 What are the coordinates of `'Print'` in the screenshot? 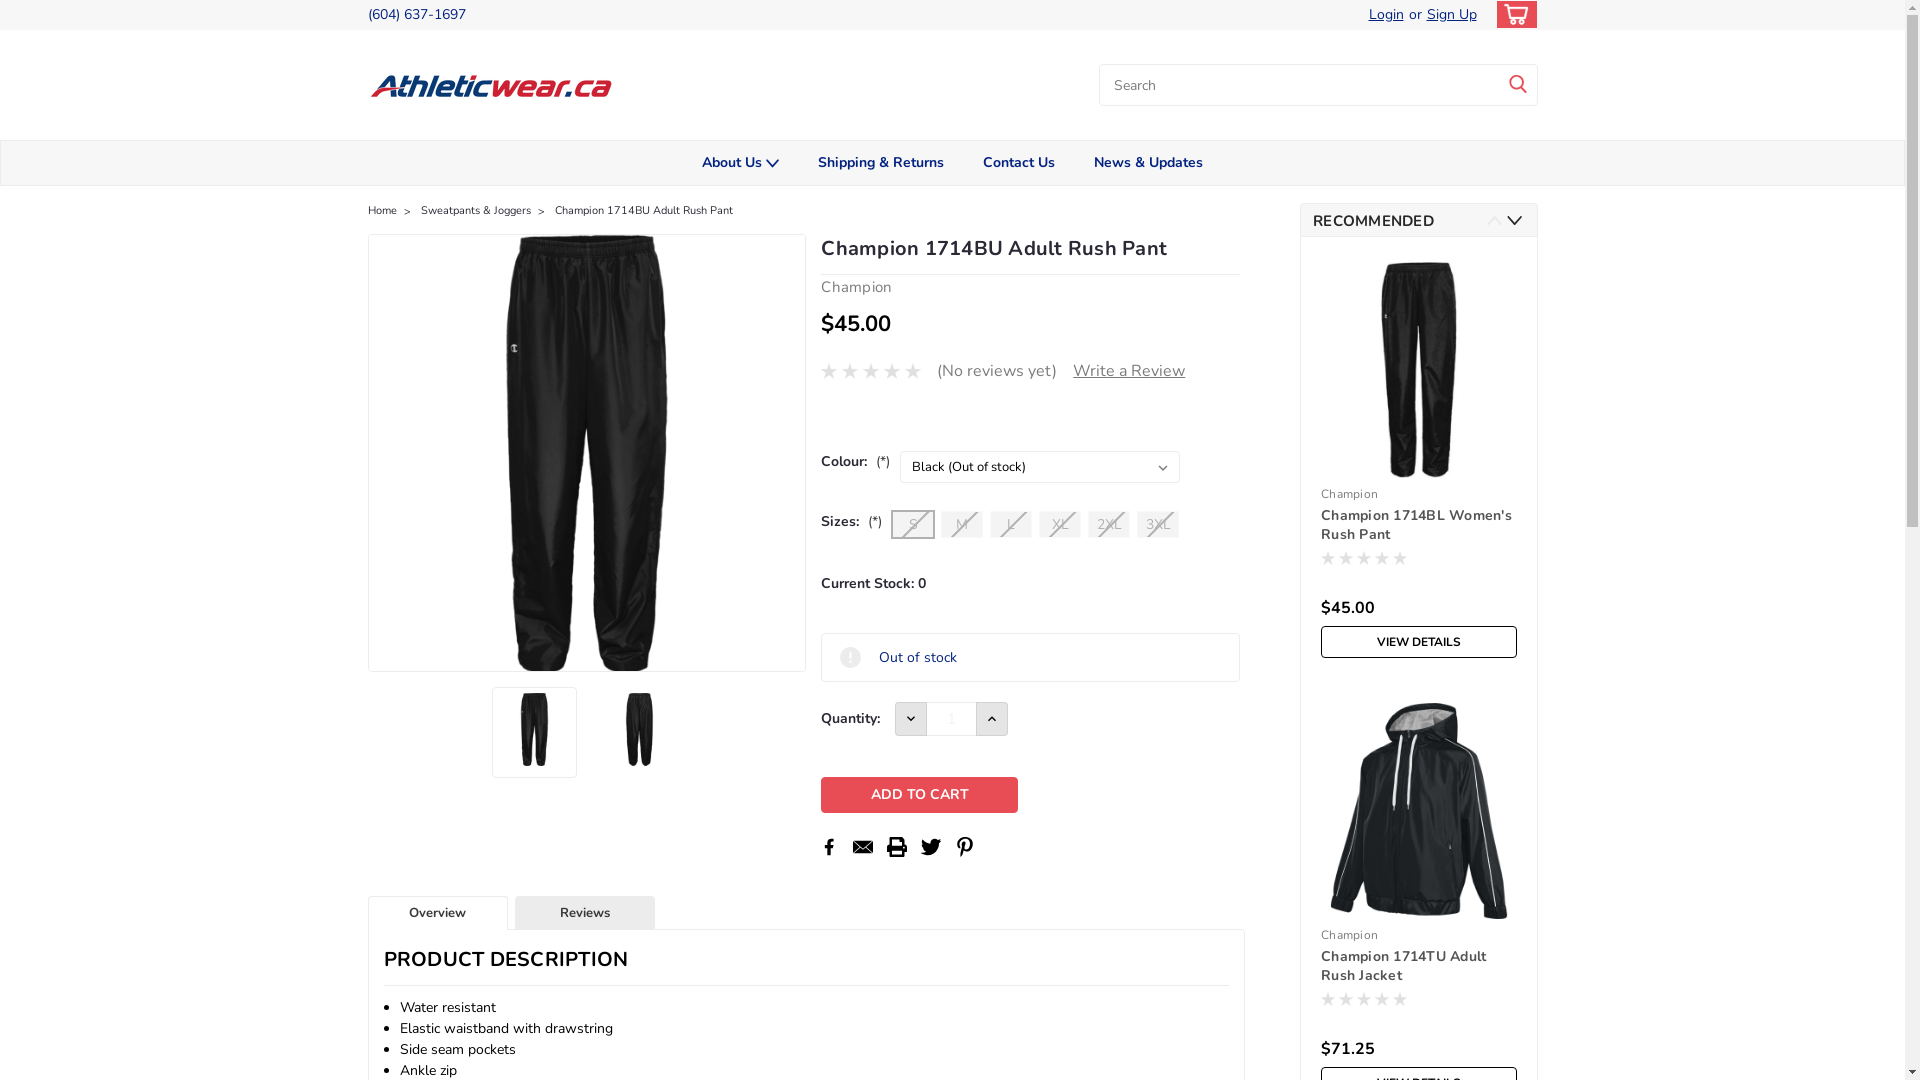 It's located at (896, 847).